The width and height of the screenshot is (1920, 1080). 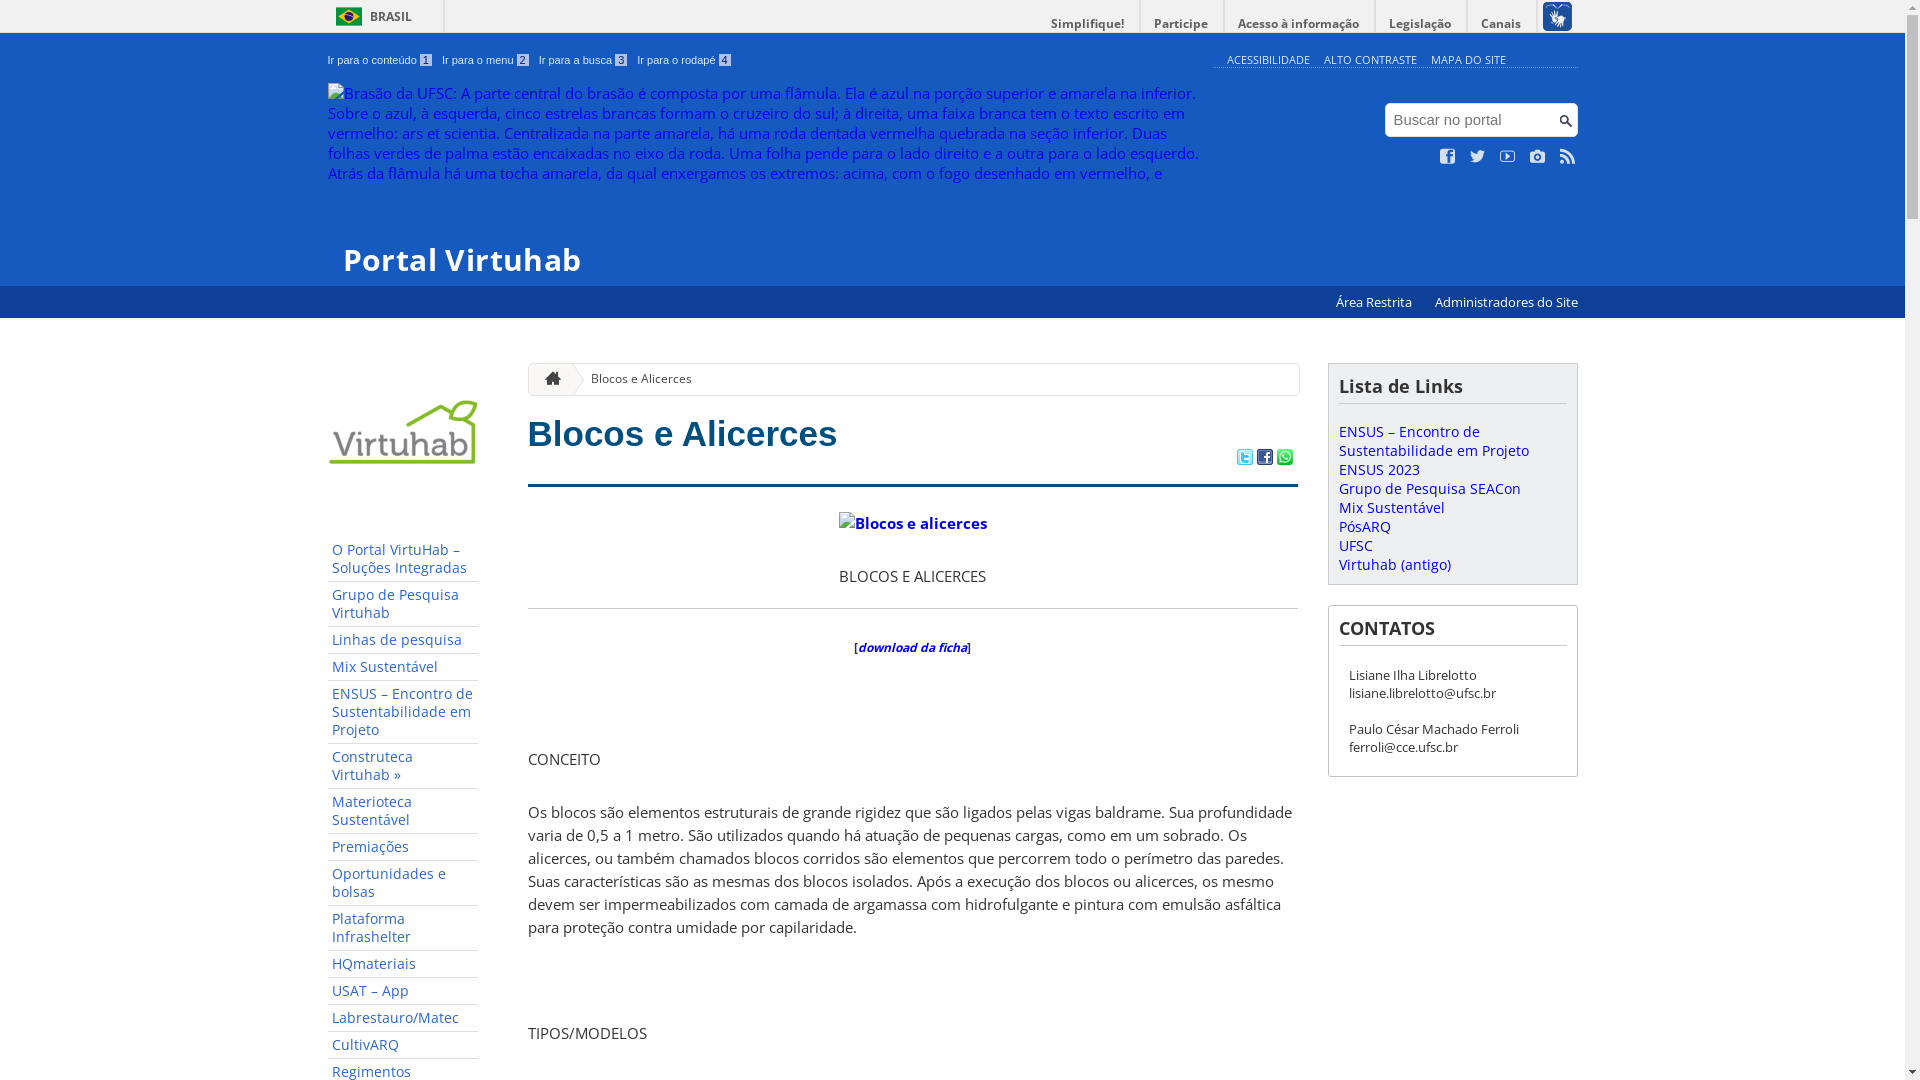 I want to click on 'ALTO CONTRASTE', so click(x=1369, y=58).